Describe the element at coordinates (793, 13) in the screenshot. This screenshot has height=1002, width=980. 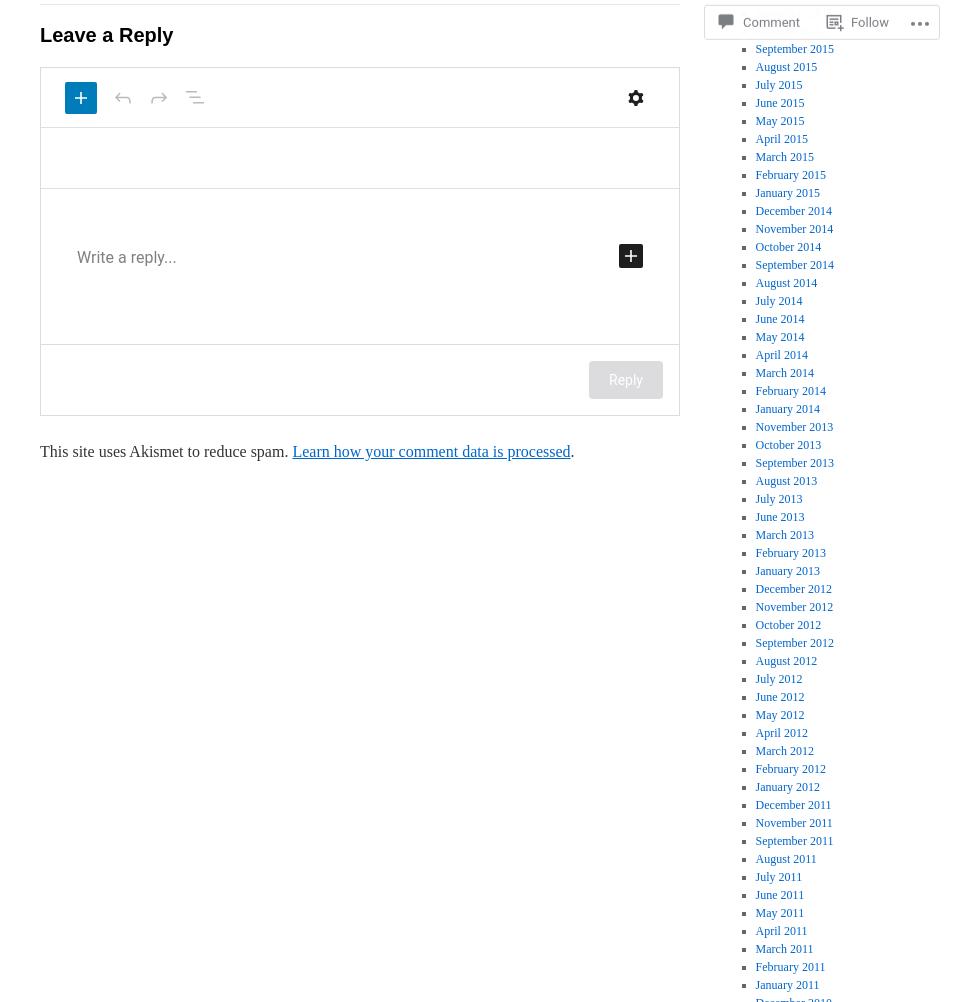
I see `'November 2015'` at that location.